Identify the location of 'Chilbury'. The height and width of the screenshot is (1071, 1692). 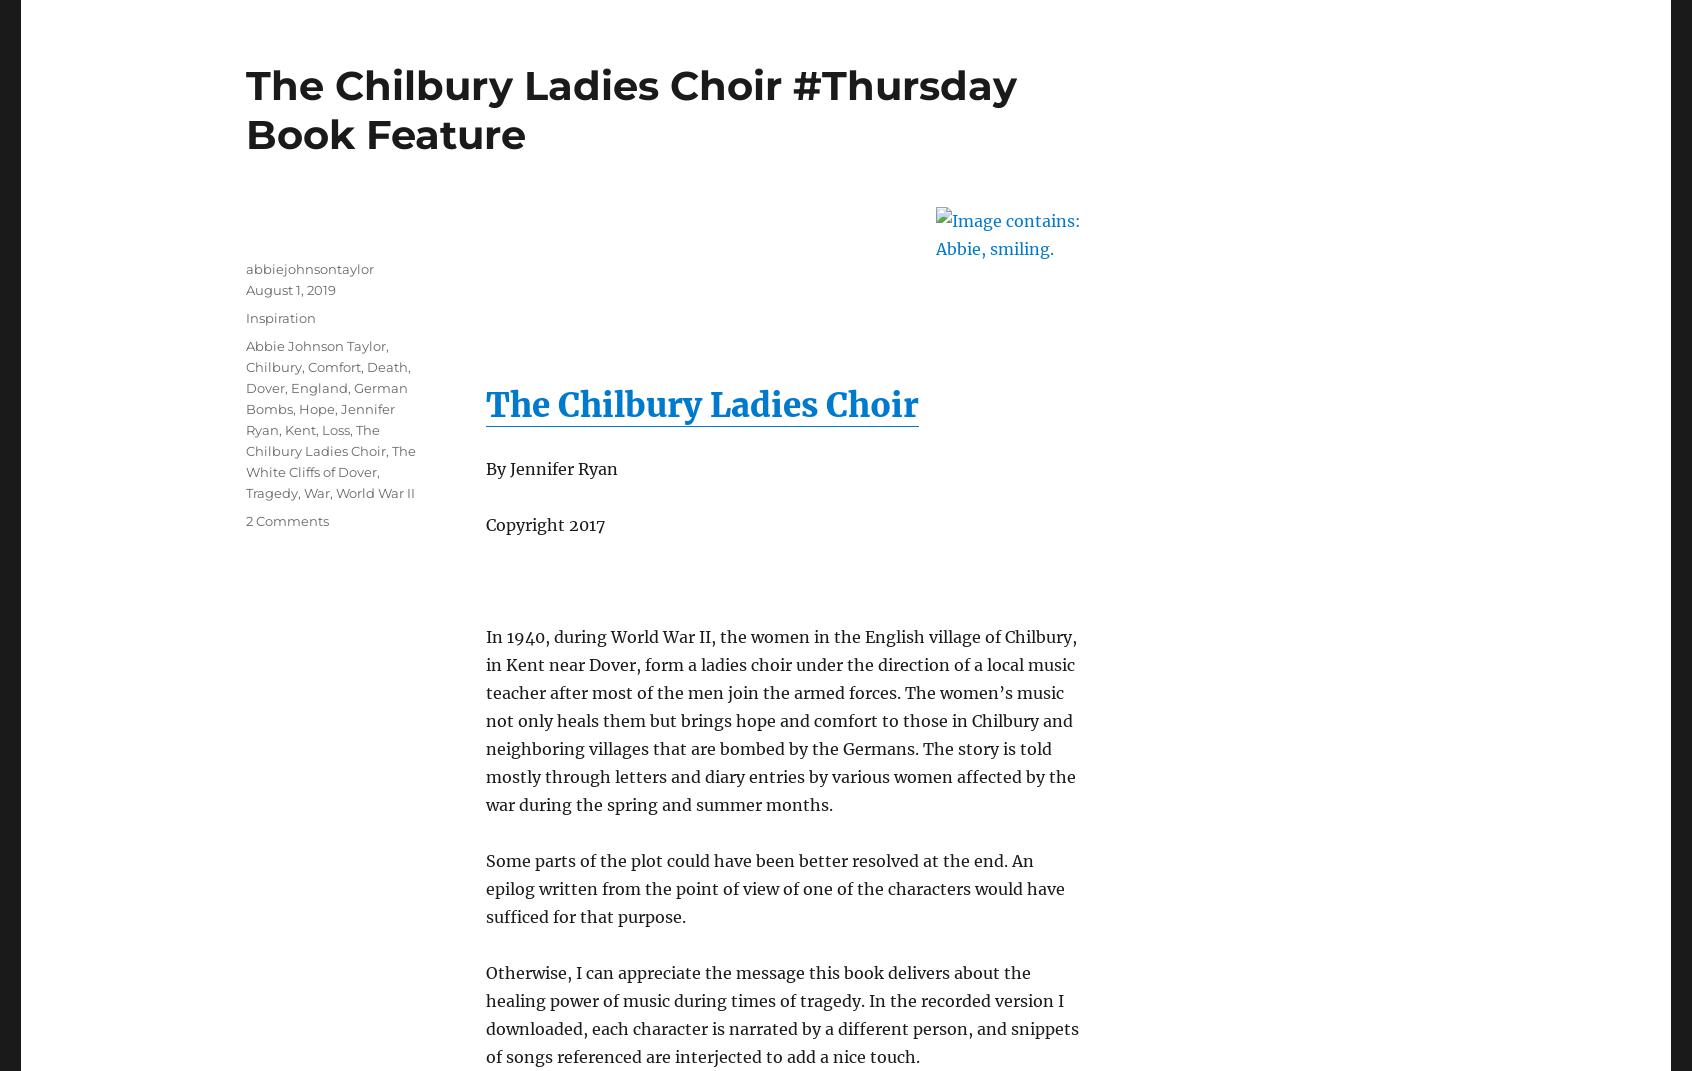
(273, 364).